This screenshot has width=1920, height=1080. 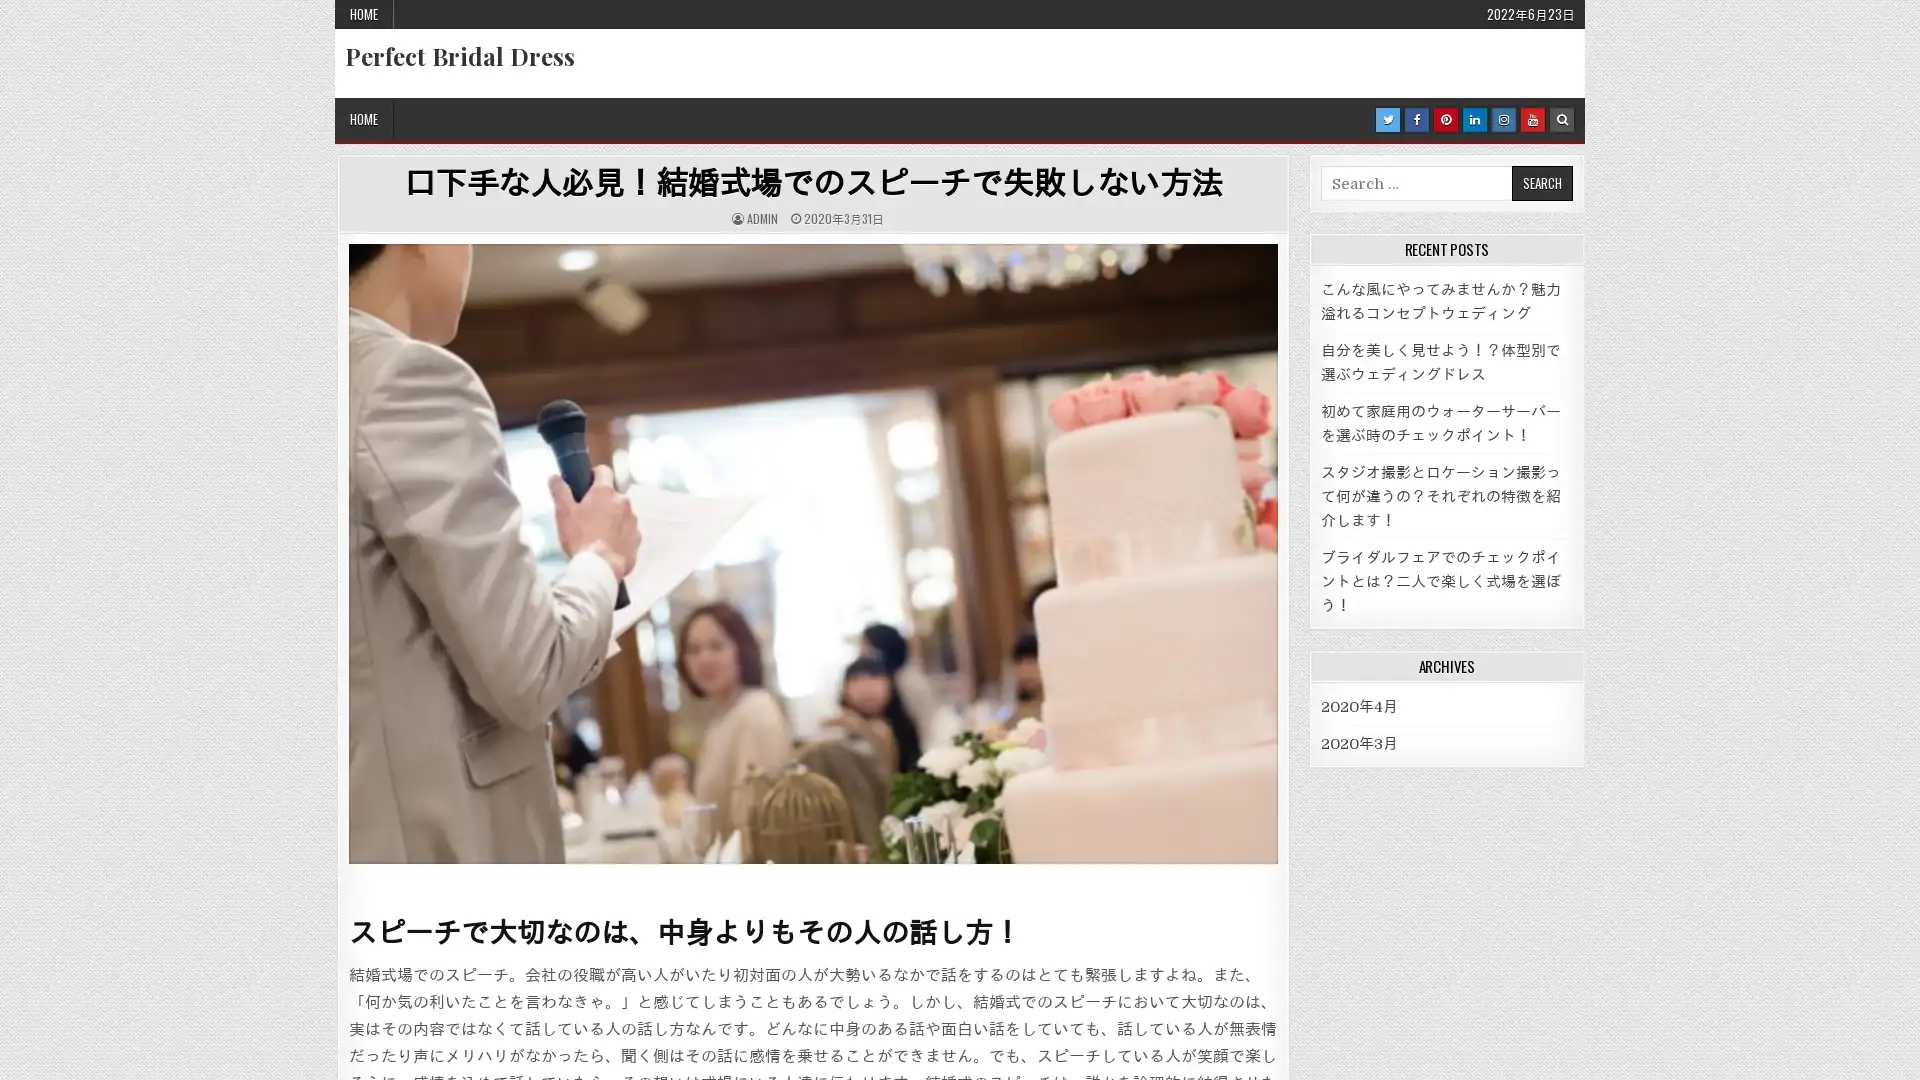 I want to click on Search, so click(x=1540, y=183).